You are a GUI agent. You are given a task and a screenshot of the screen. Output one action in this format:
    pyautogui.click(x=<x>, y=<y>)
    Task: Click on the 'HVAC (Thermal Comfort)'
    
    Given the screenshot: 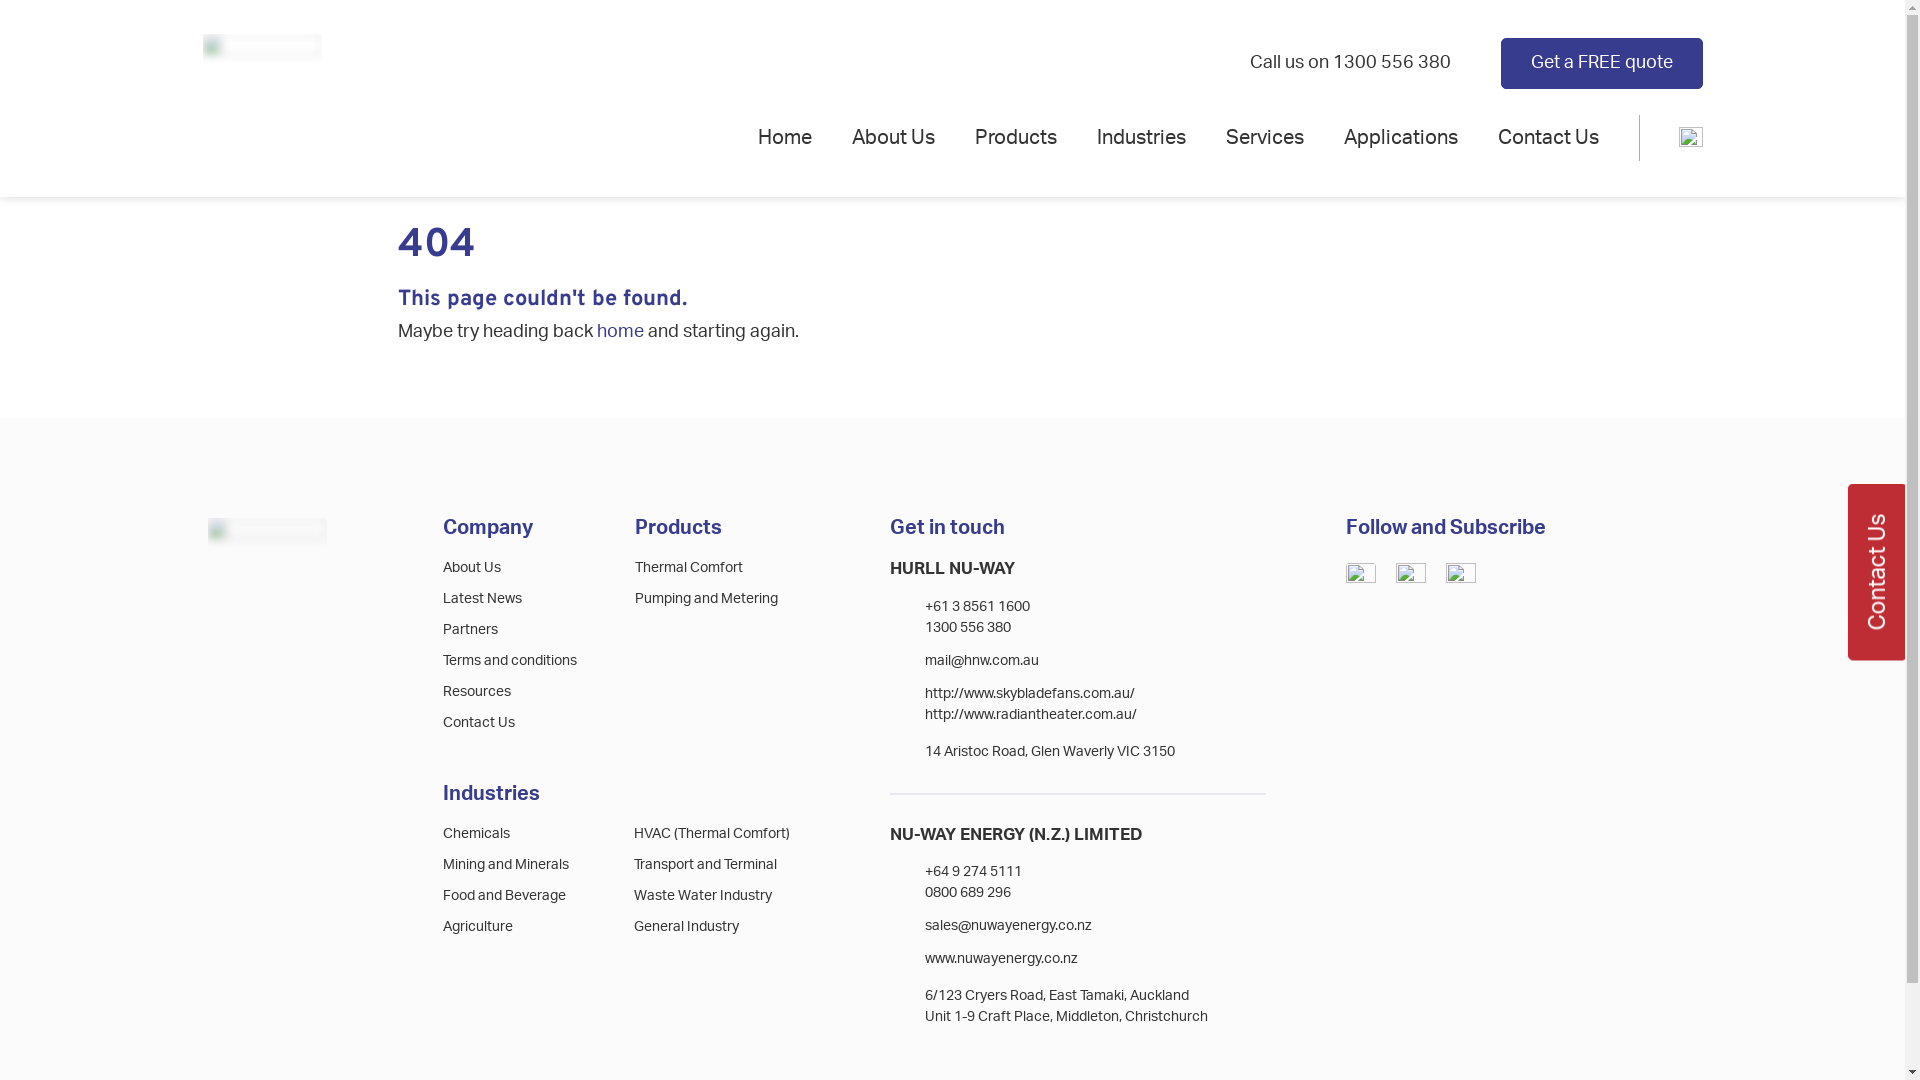 What is the action you would take?
    pyautogui.click(x=711, y=833)
    